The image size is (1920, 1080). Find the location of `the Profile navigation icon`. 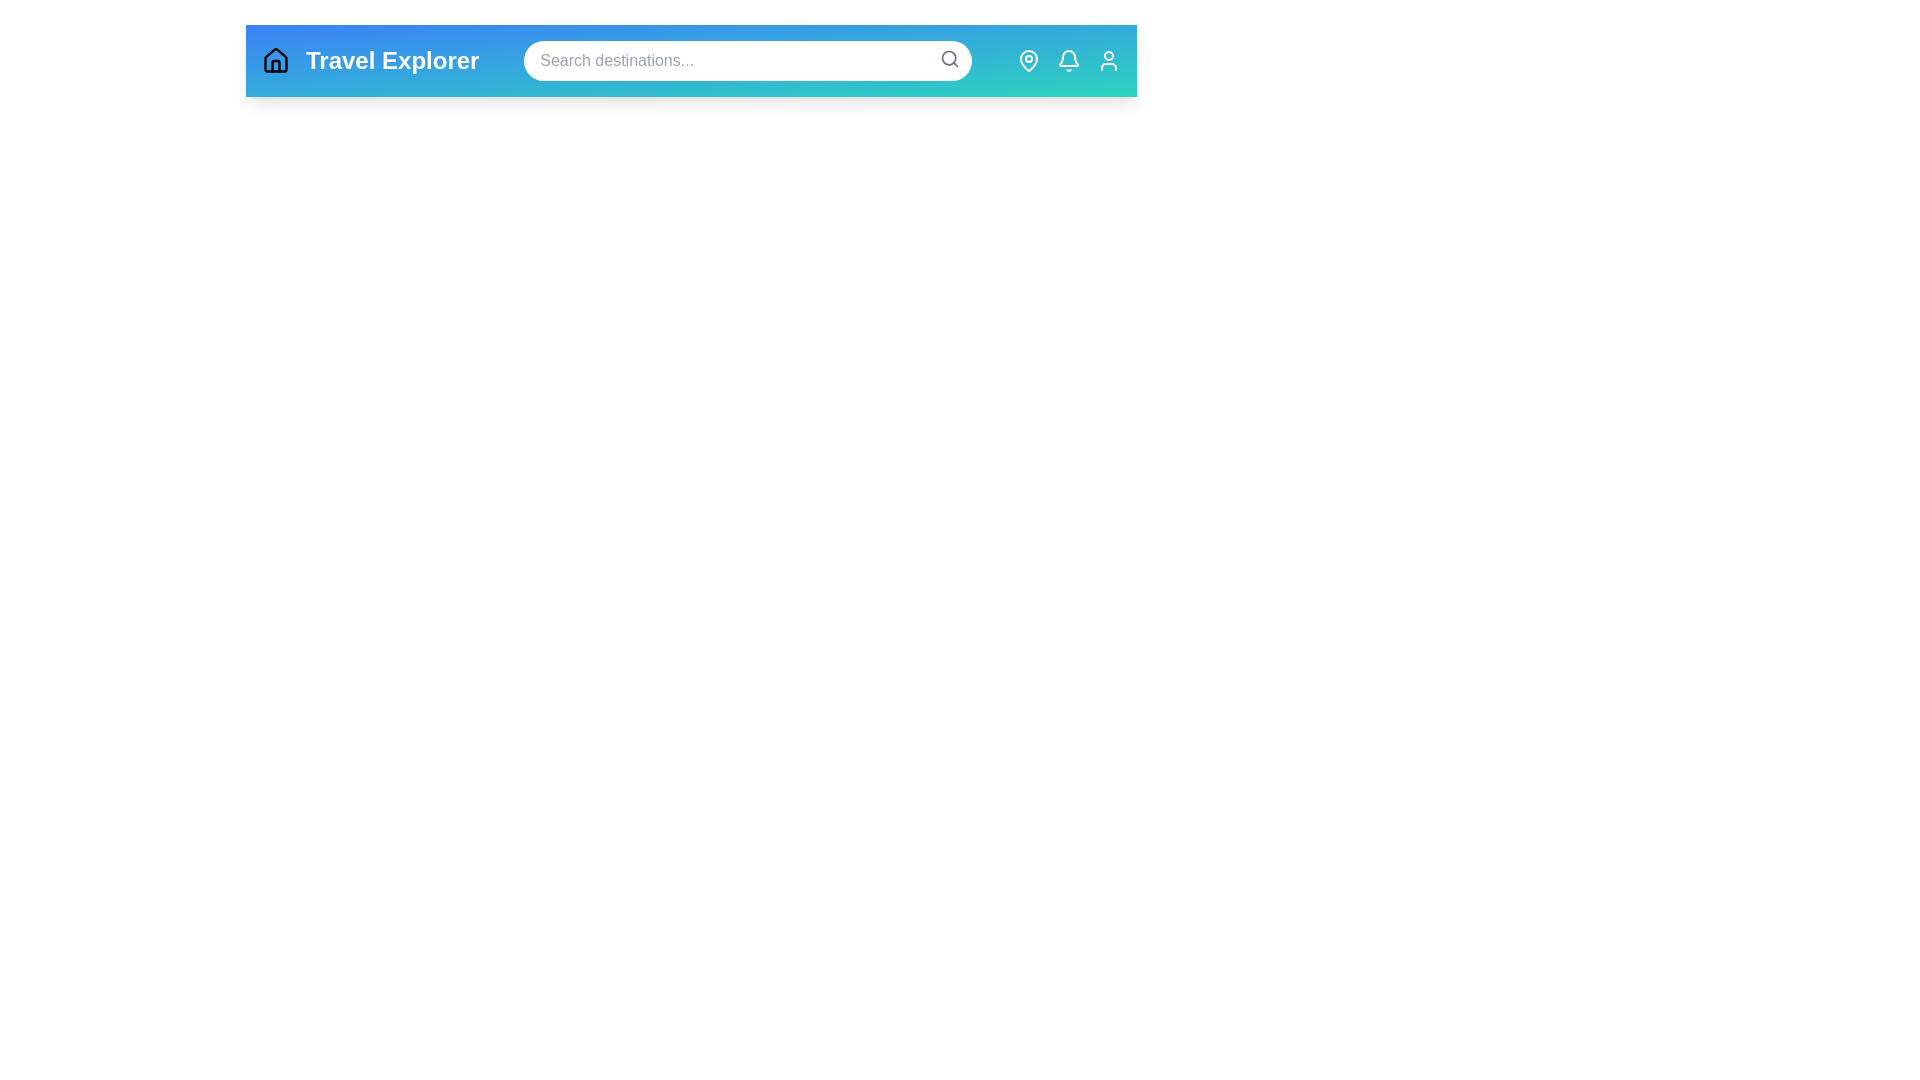

the Profile navigation icon is located at coordinates (1107, 60).